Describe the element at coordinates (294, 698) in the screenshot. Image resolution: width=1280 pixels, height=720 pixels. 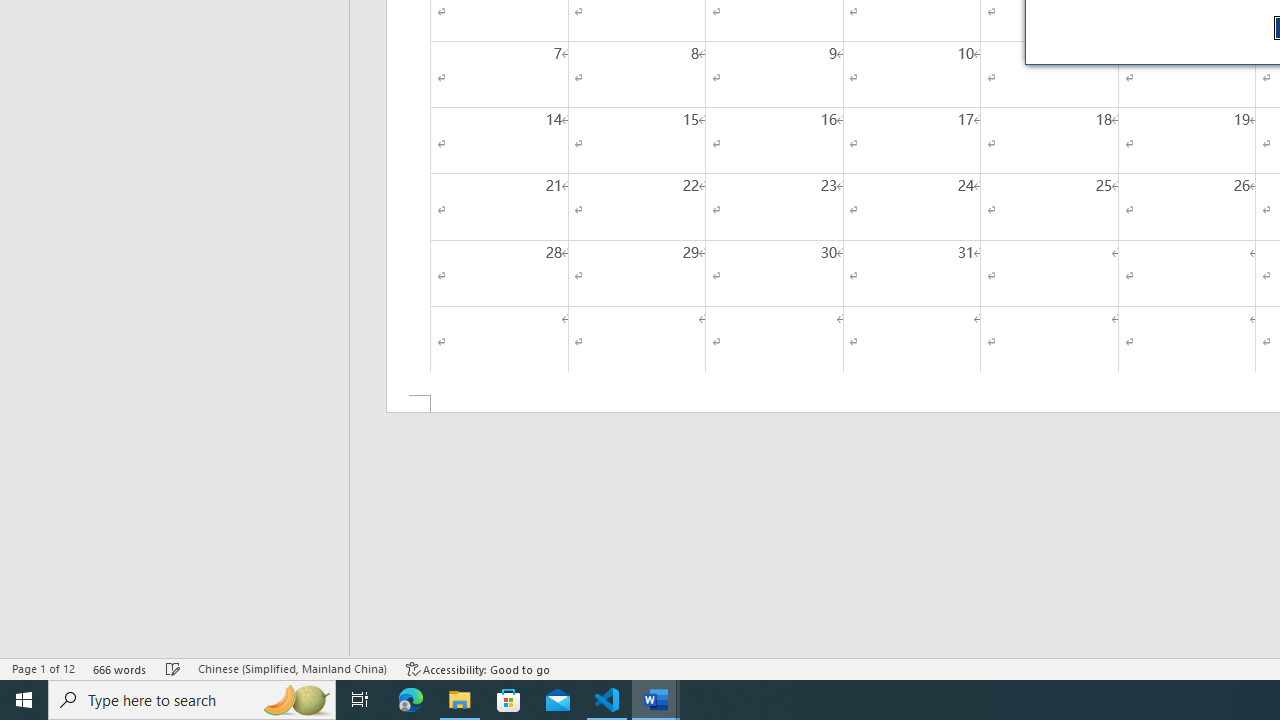
I see `'Search highlights icon opens search home window'` at that location.